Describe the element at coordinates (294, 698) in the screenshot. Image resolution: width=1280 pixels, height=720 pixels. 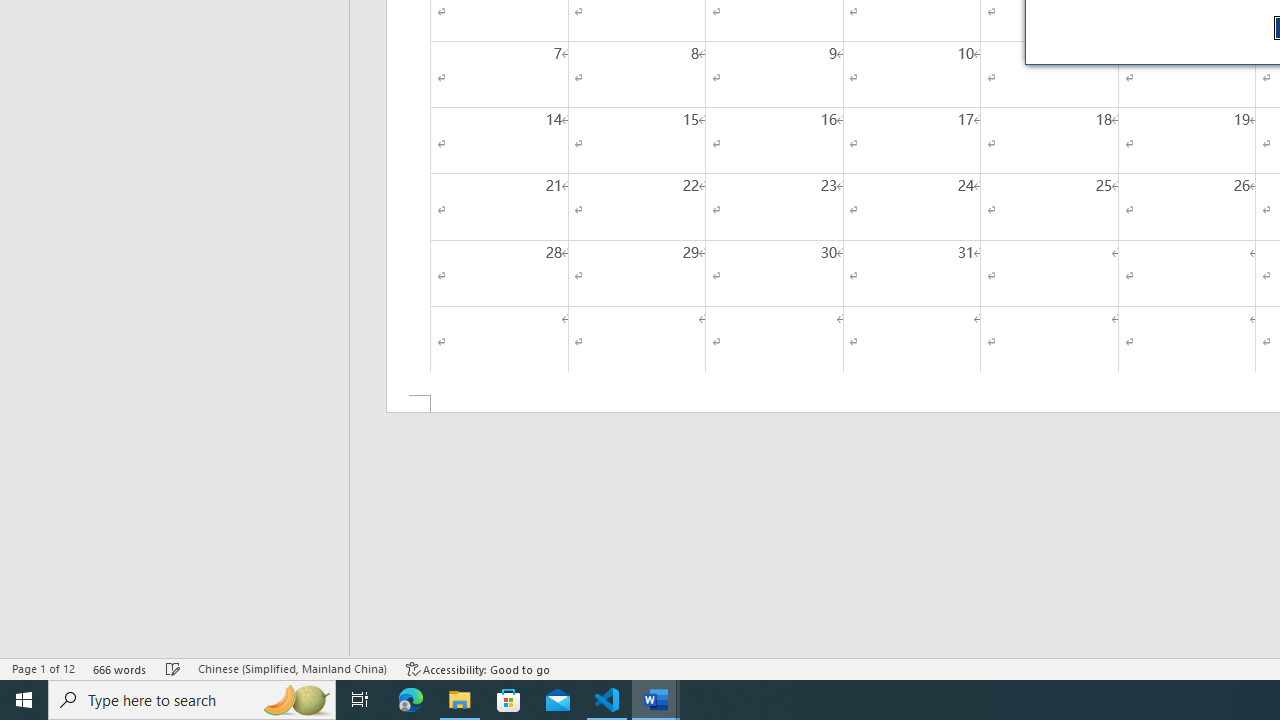
I see `'Search highlights icon opens search home window'` at that location.